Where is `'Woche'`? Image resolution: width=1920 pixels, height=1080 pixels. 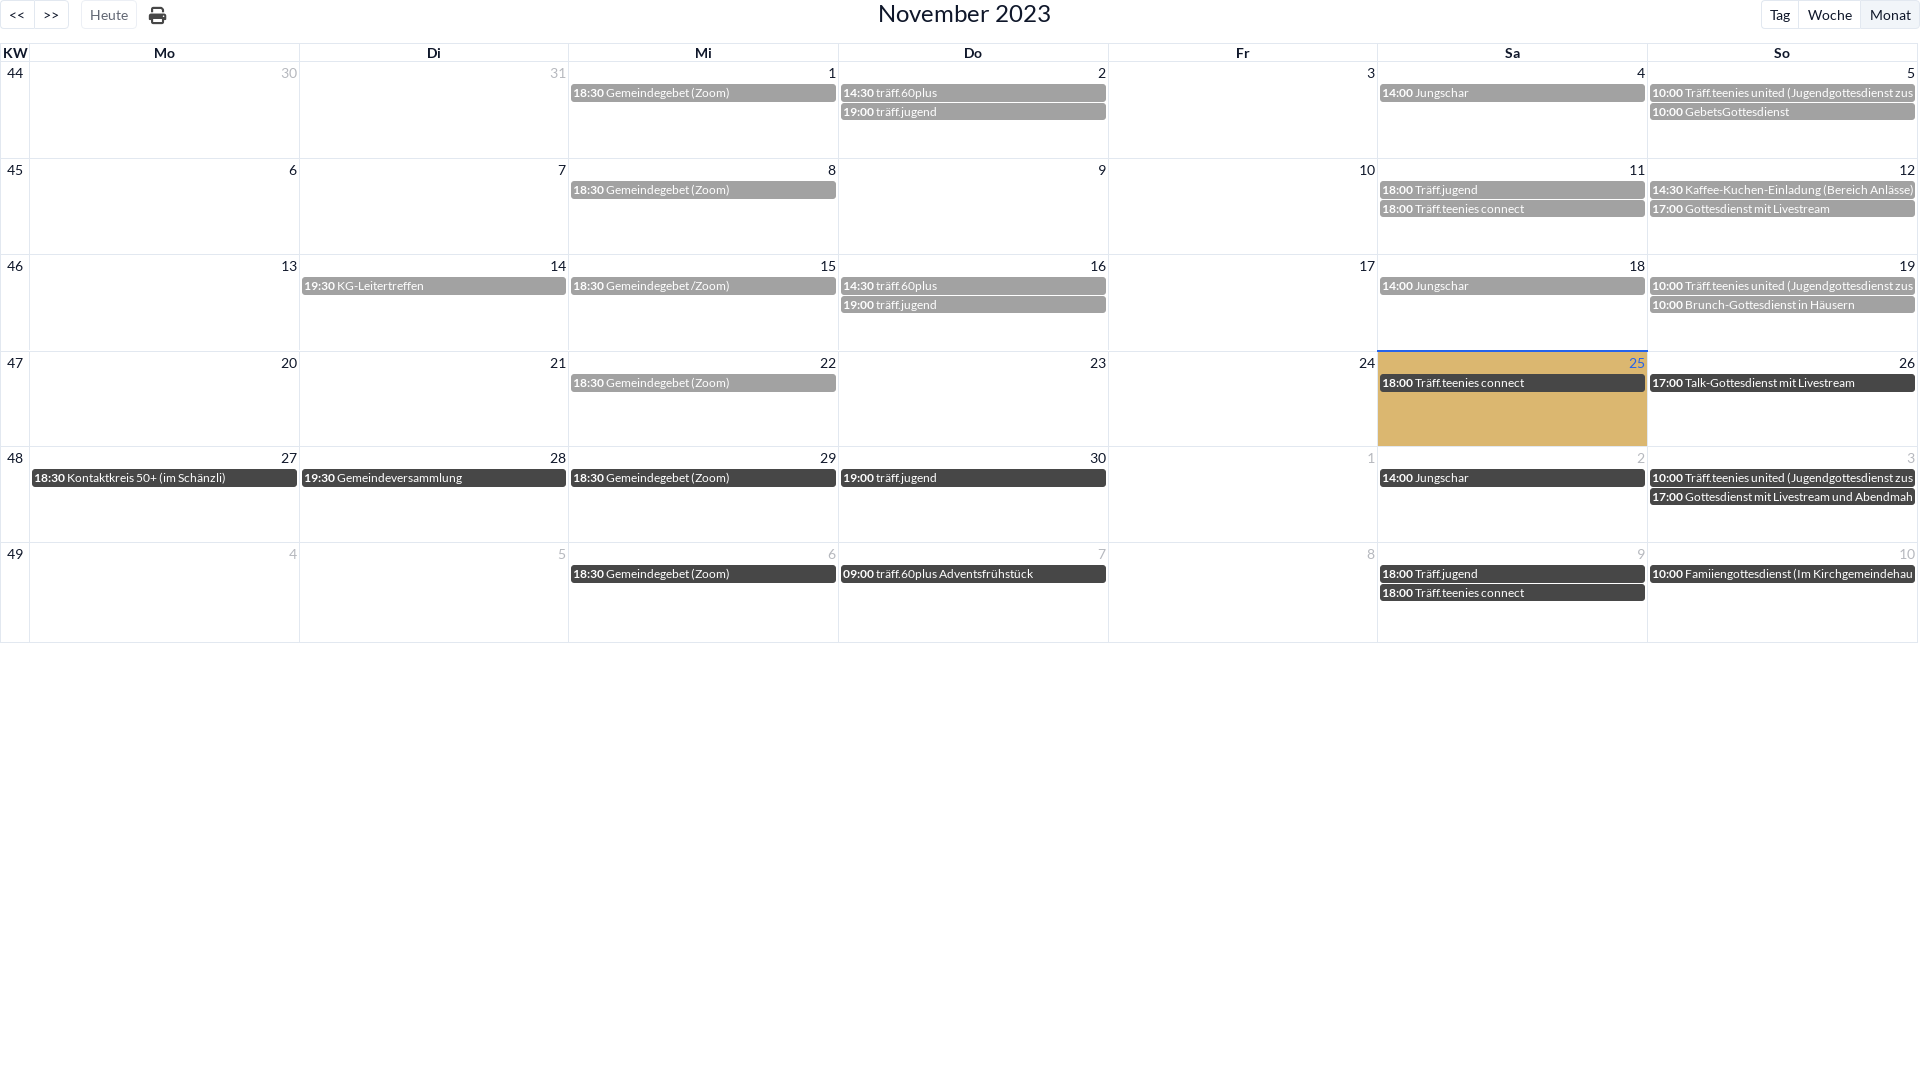
'Woche' is located at coordinates (1828, 14).